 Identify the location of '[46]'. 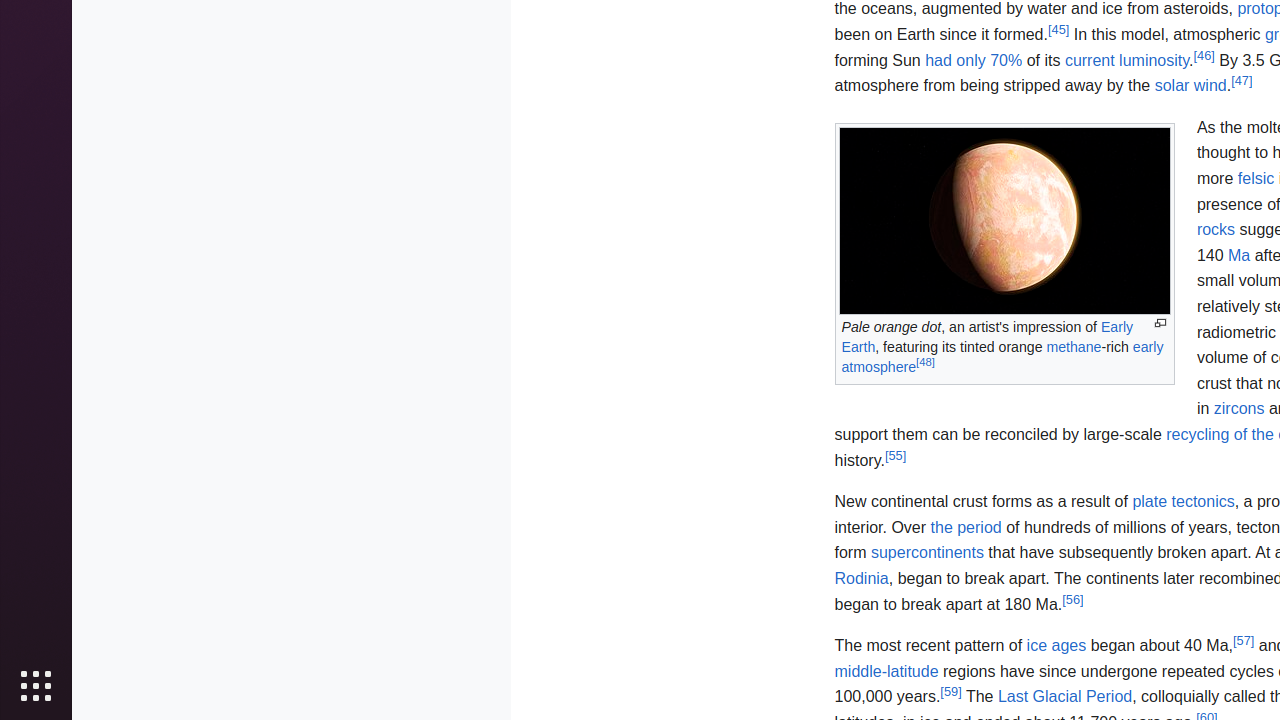
(1202, 54).